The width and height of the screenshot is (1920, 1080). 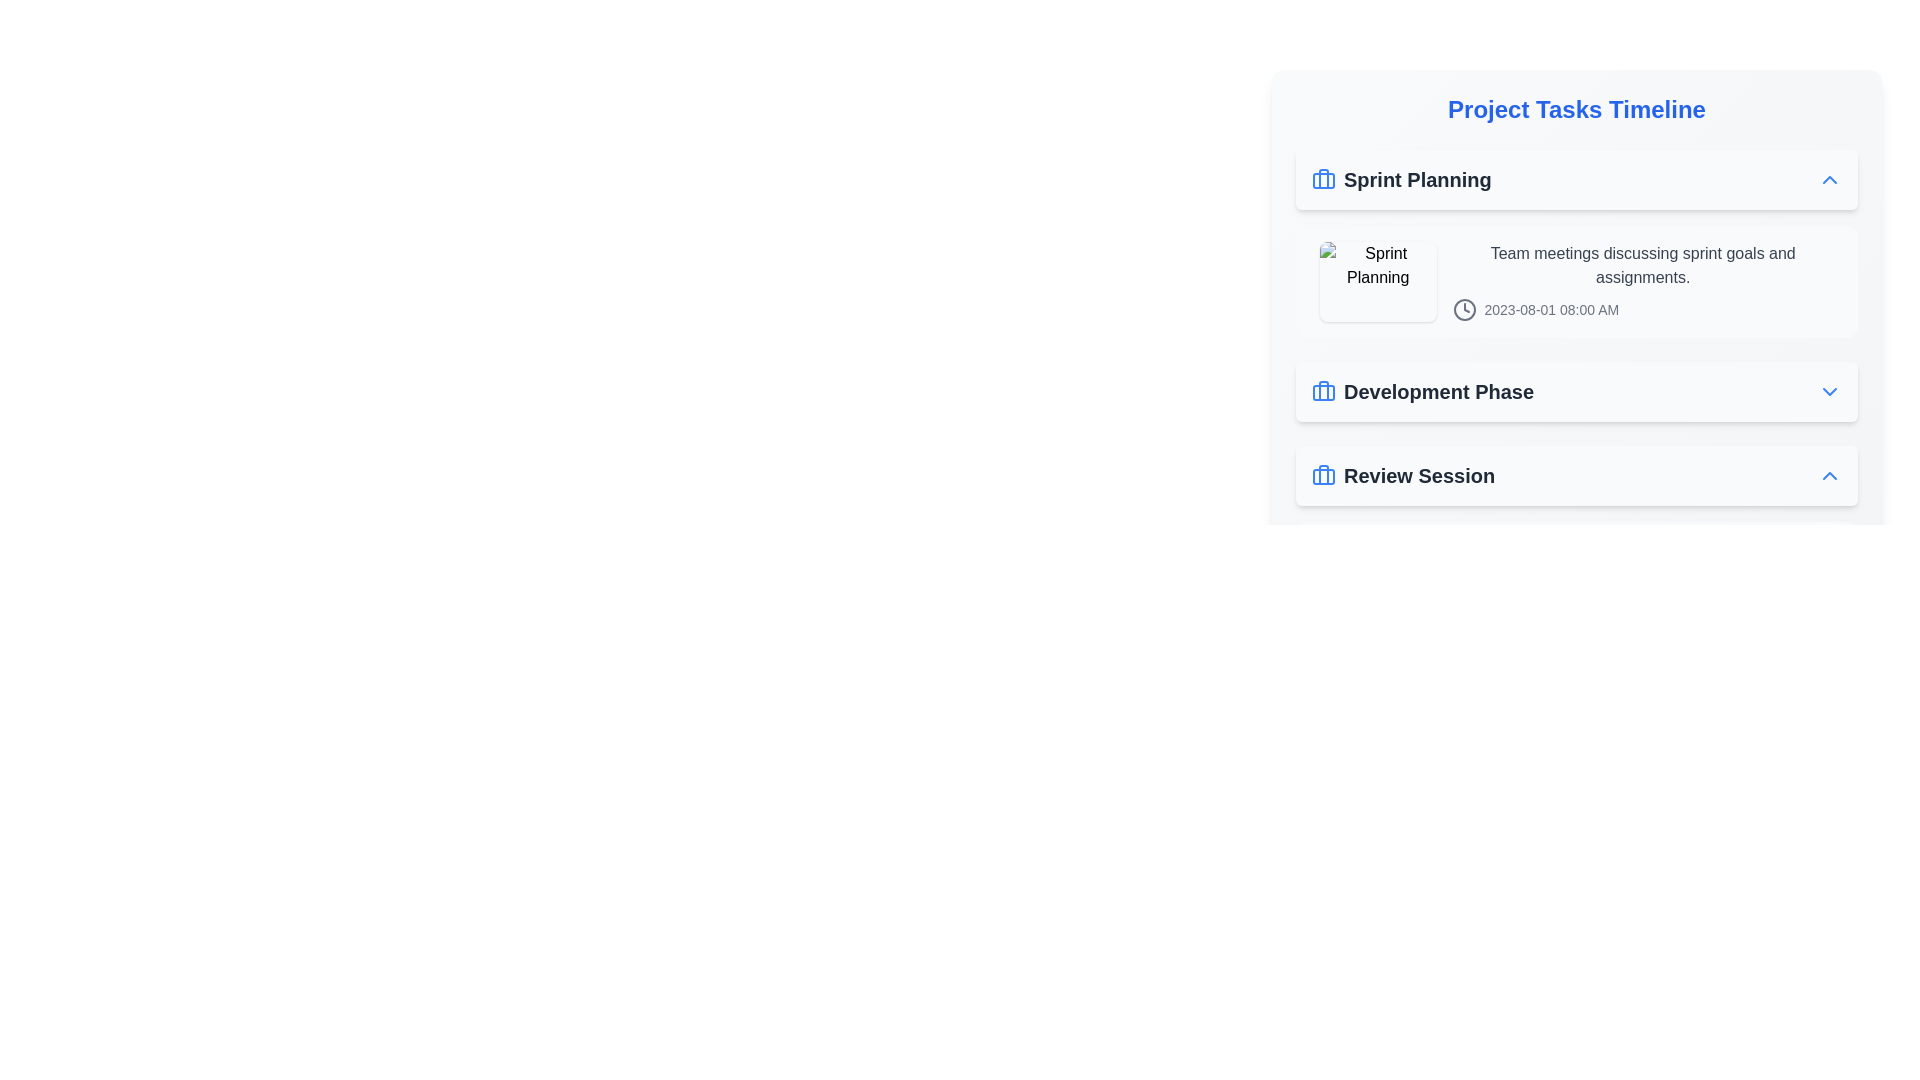 I want to click on the blue outlined briefcase icon located at the leftmost side of the 'Sprint Planning' section, preceding the text 'Sprint Planning', so click(x=1324, y=180).